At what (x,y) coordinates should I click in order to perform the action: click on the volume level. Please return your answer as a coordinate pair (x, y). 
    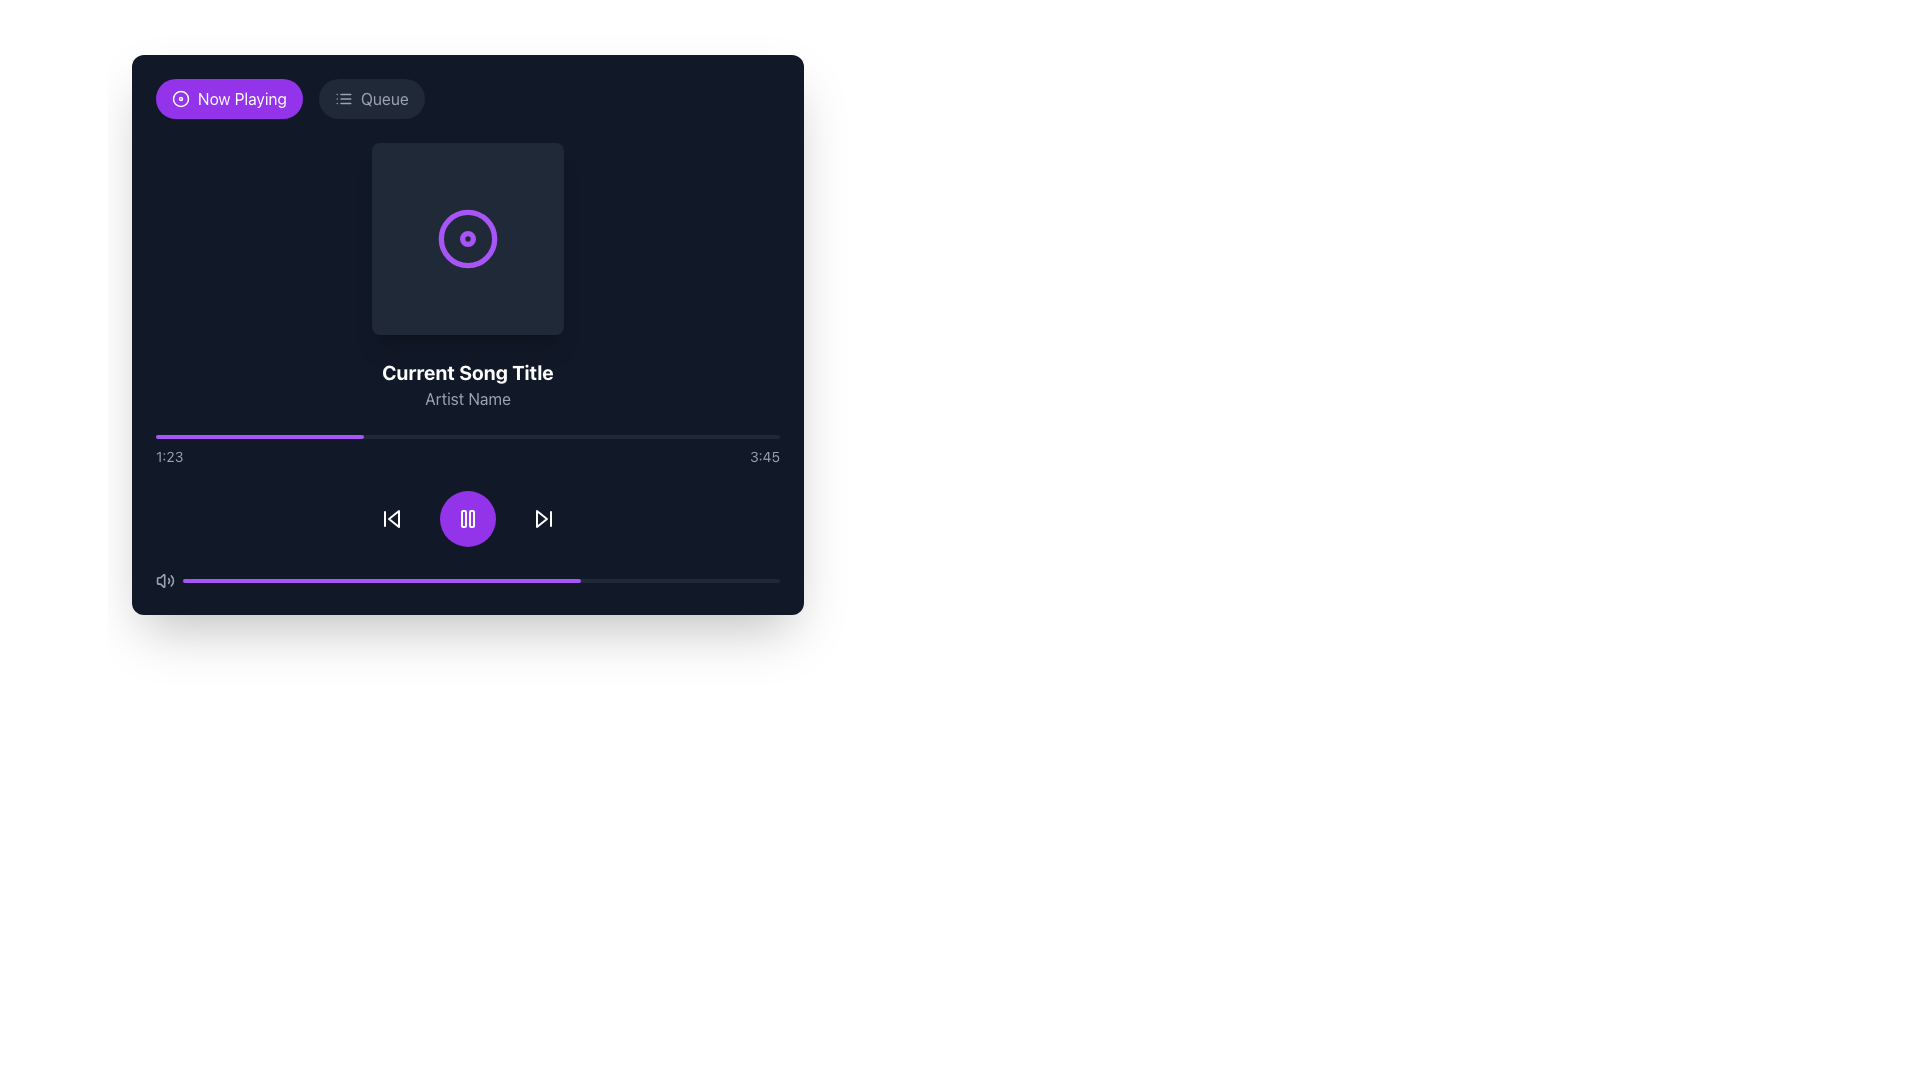
    Looking at the image, I should click on (468, 581).